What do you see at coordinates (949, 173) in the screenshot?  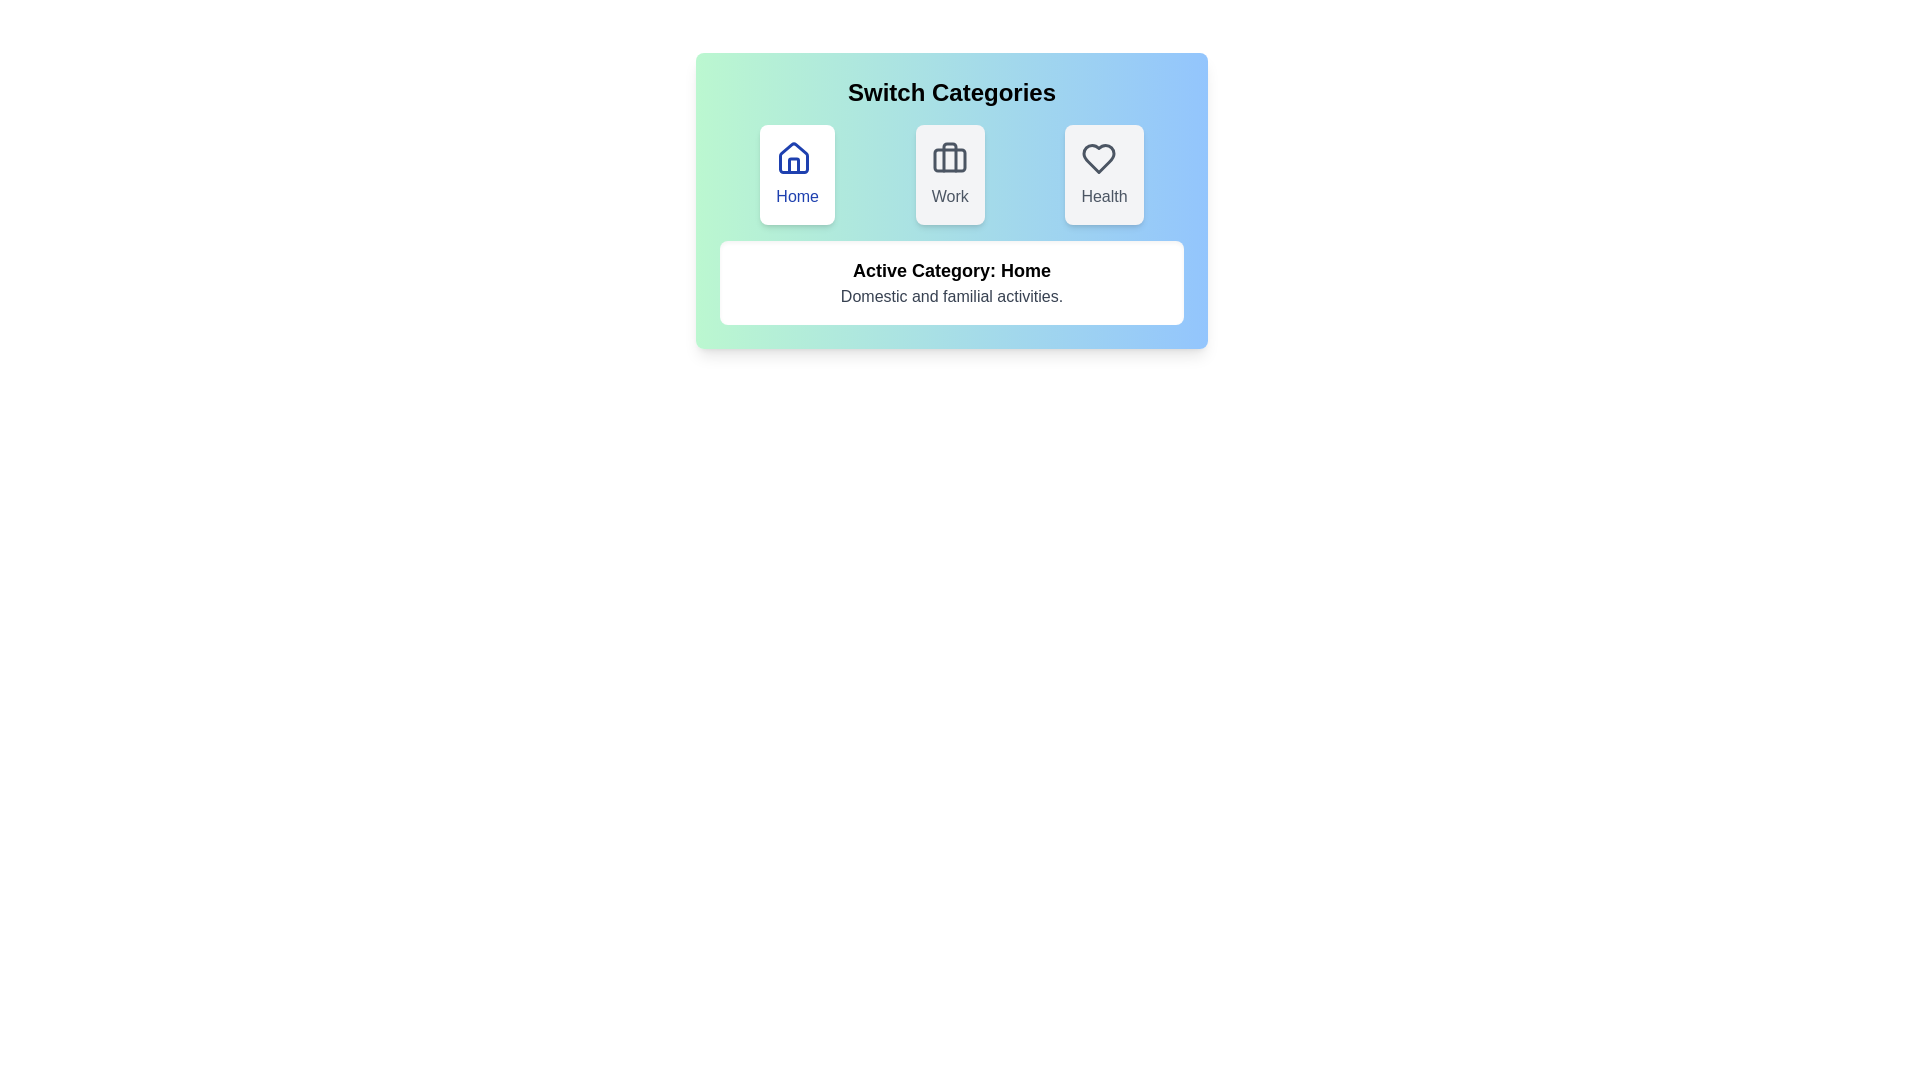 I see `the button with the label Work` at bounding box center [949, 173].